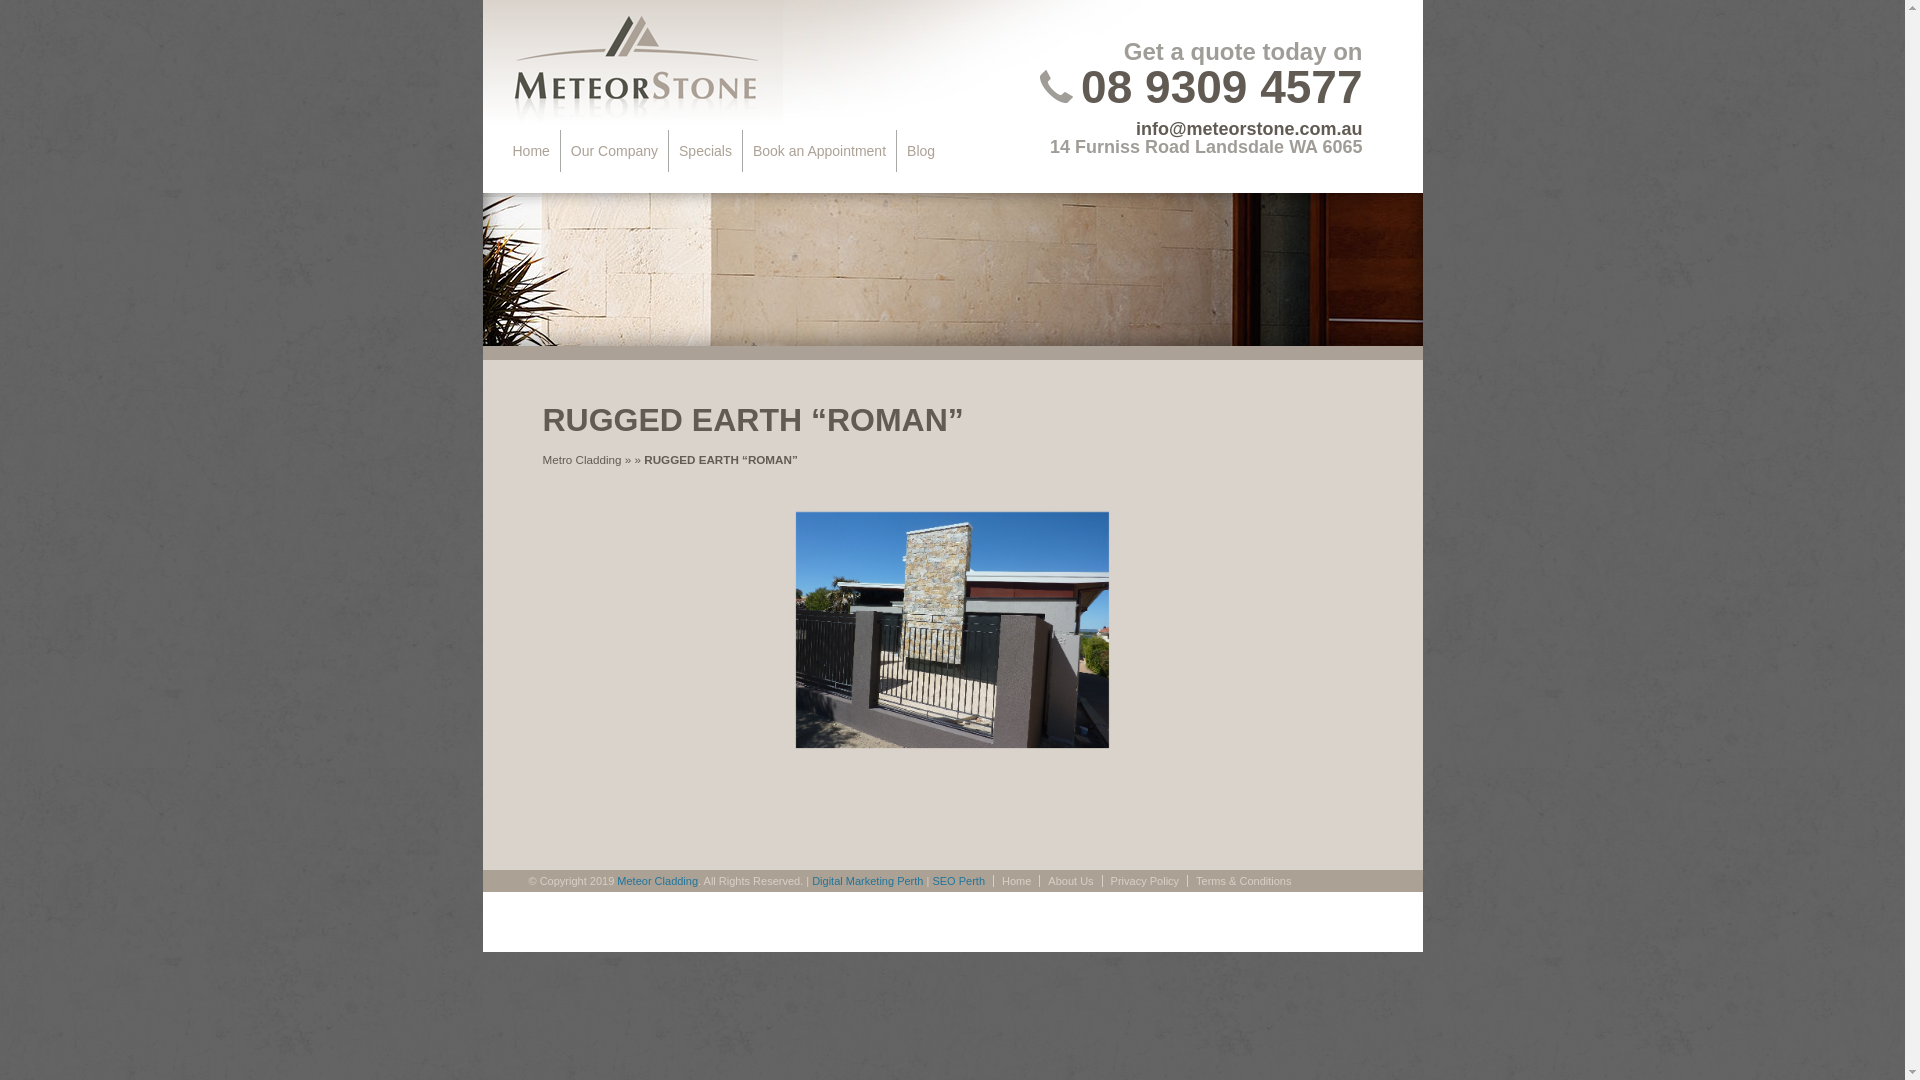  Describe the element at coordinates (820, 149) in the screenshot. I see `'Book an Appointment'` at that location.